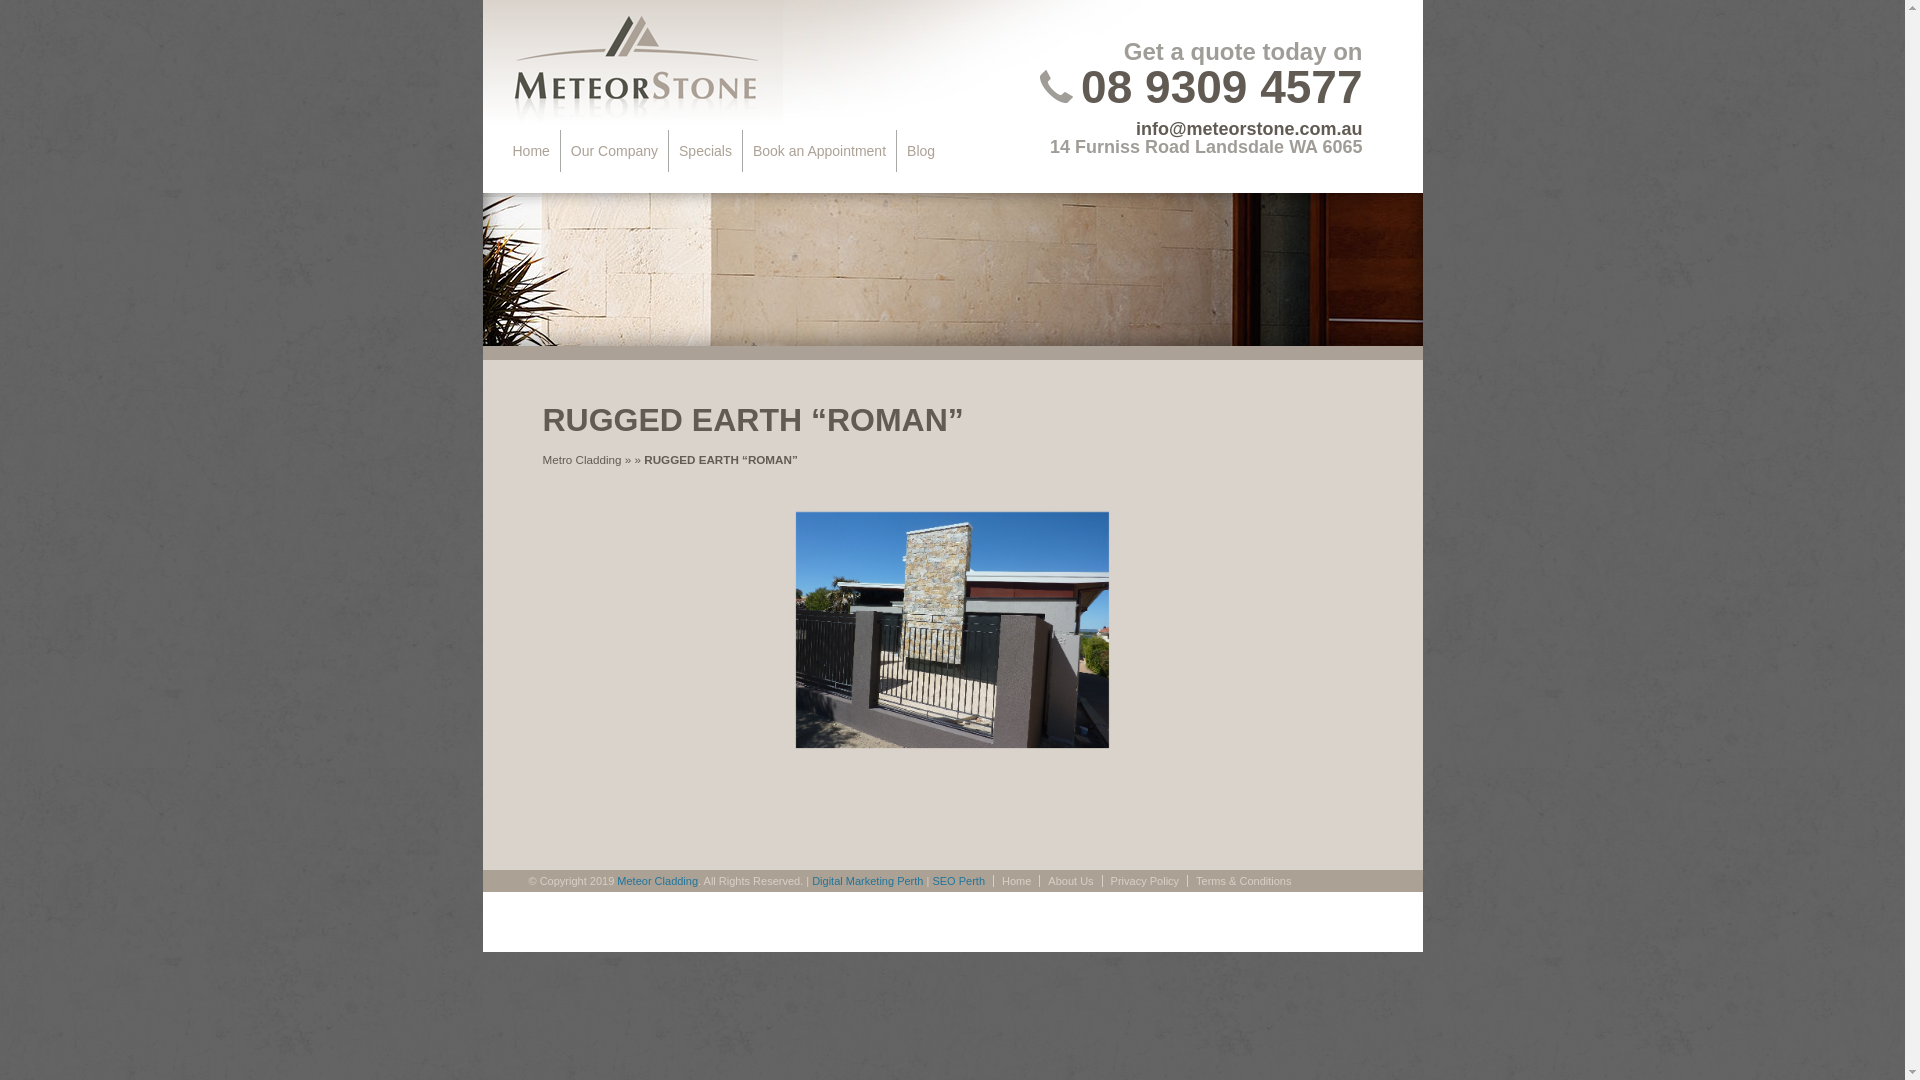  Describe the element at coordinates (820, 149) in the screenshot. I see `'Book an Appointment'` at that location.